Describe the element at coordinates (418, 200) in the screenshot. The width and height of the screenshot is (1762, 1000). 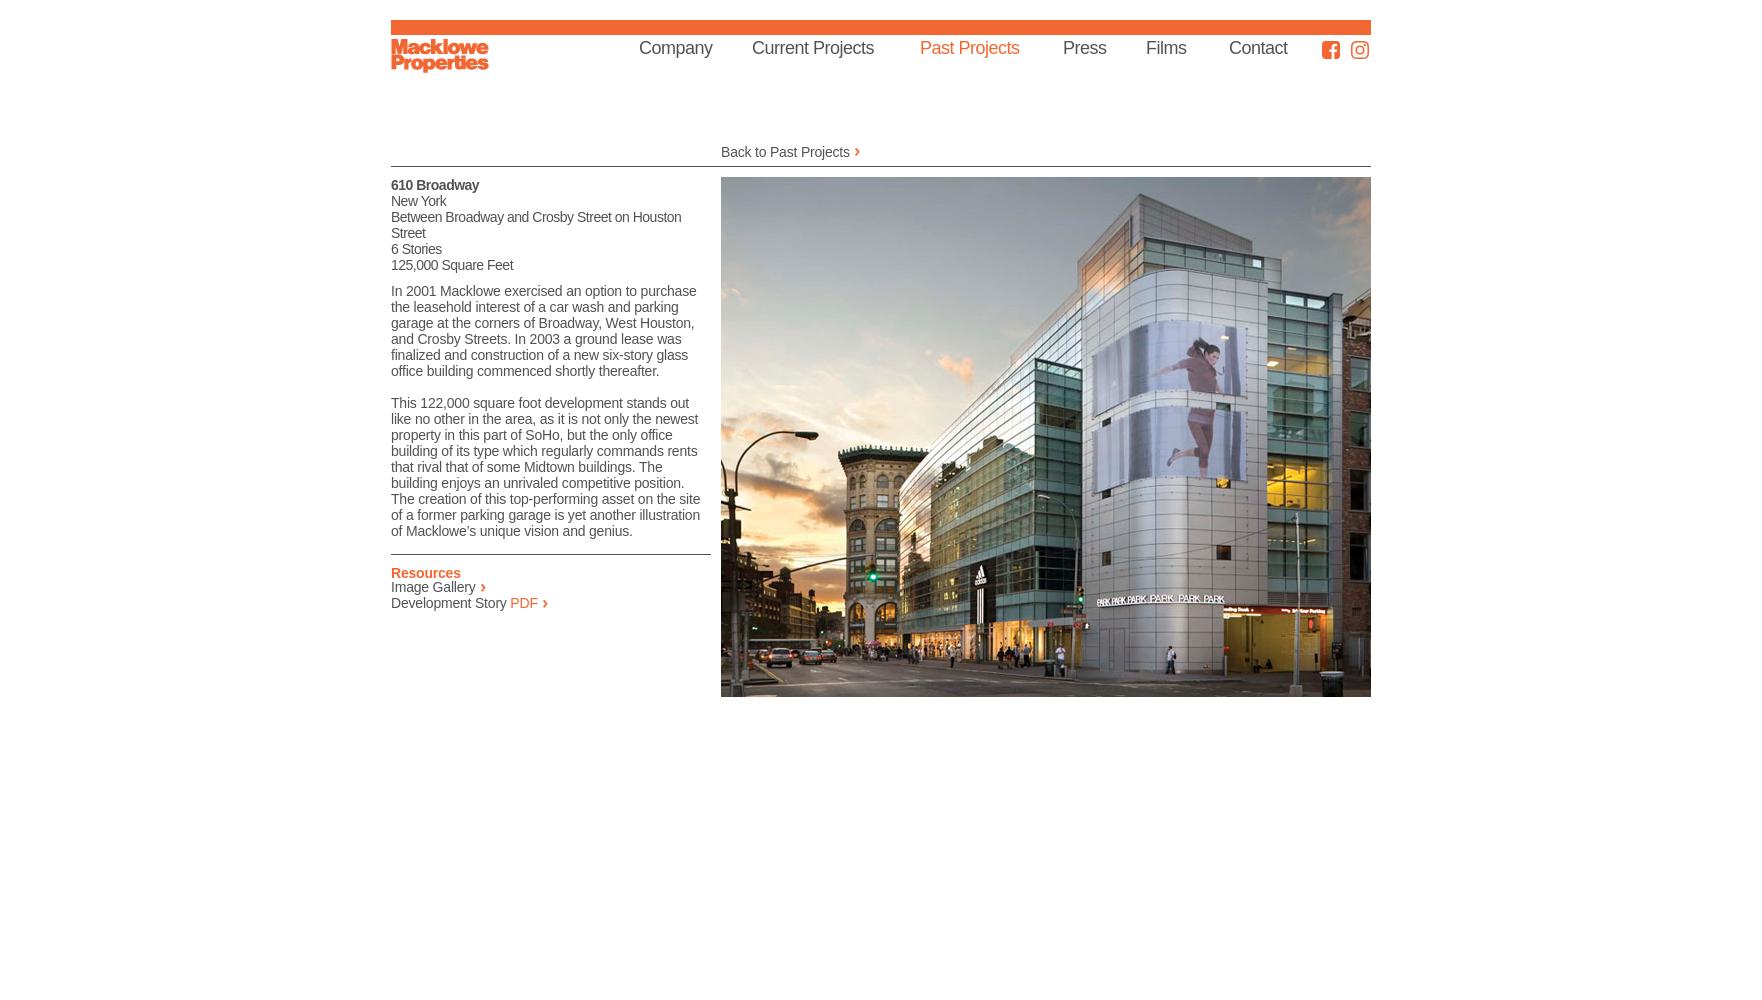
I see `'New York'` at that location.